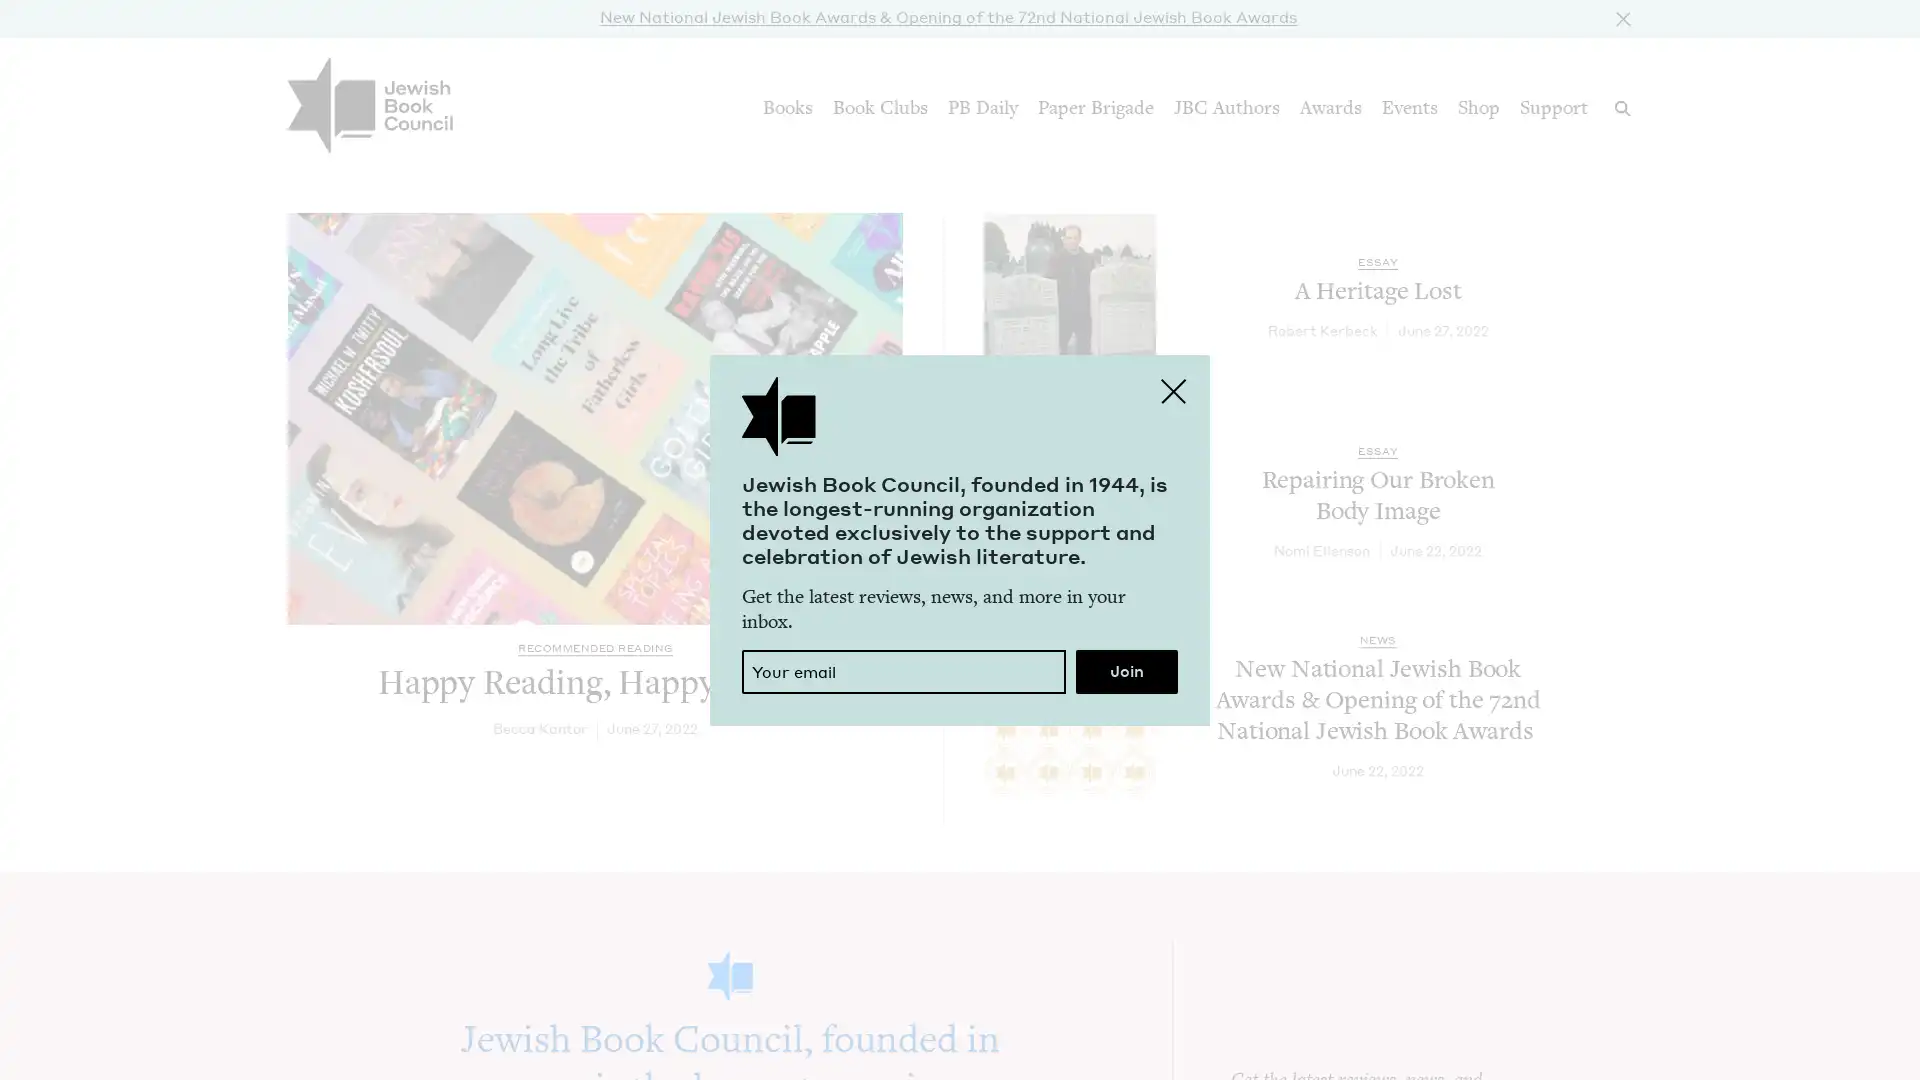 Image resolution: width=1920 pixels, height=1080 pixels. What do you see at coordinates (1174, 389) in the screenshot?
I see `Close` at bounding box center [1174, 389].